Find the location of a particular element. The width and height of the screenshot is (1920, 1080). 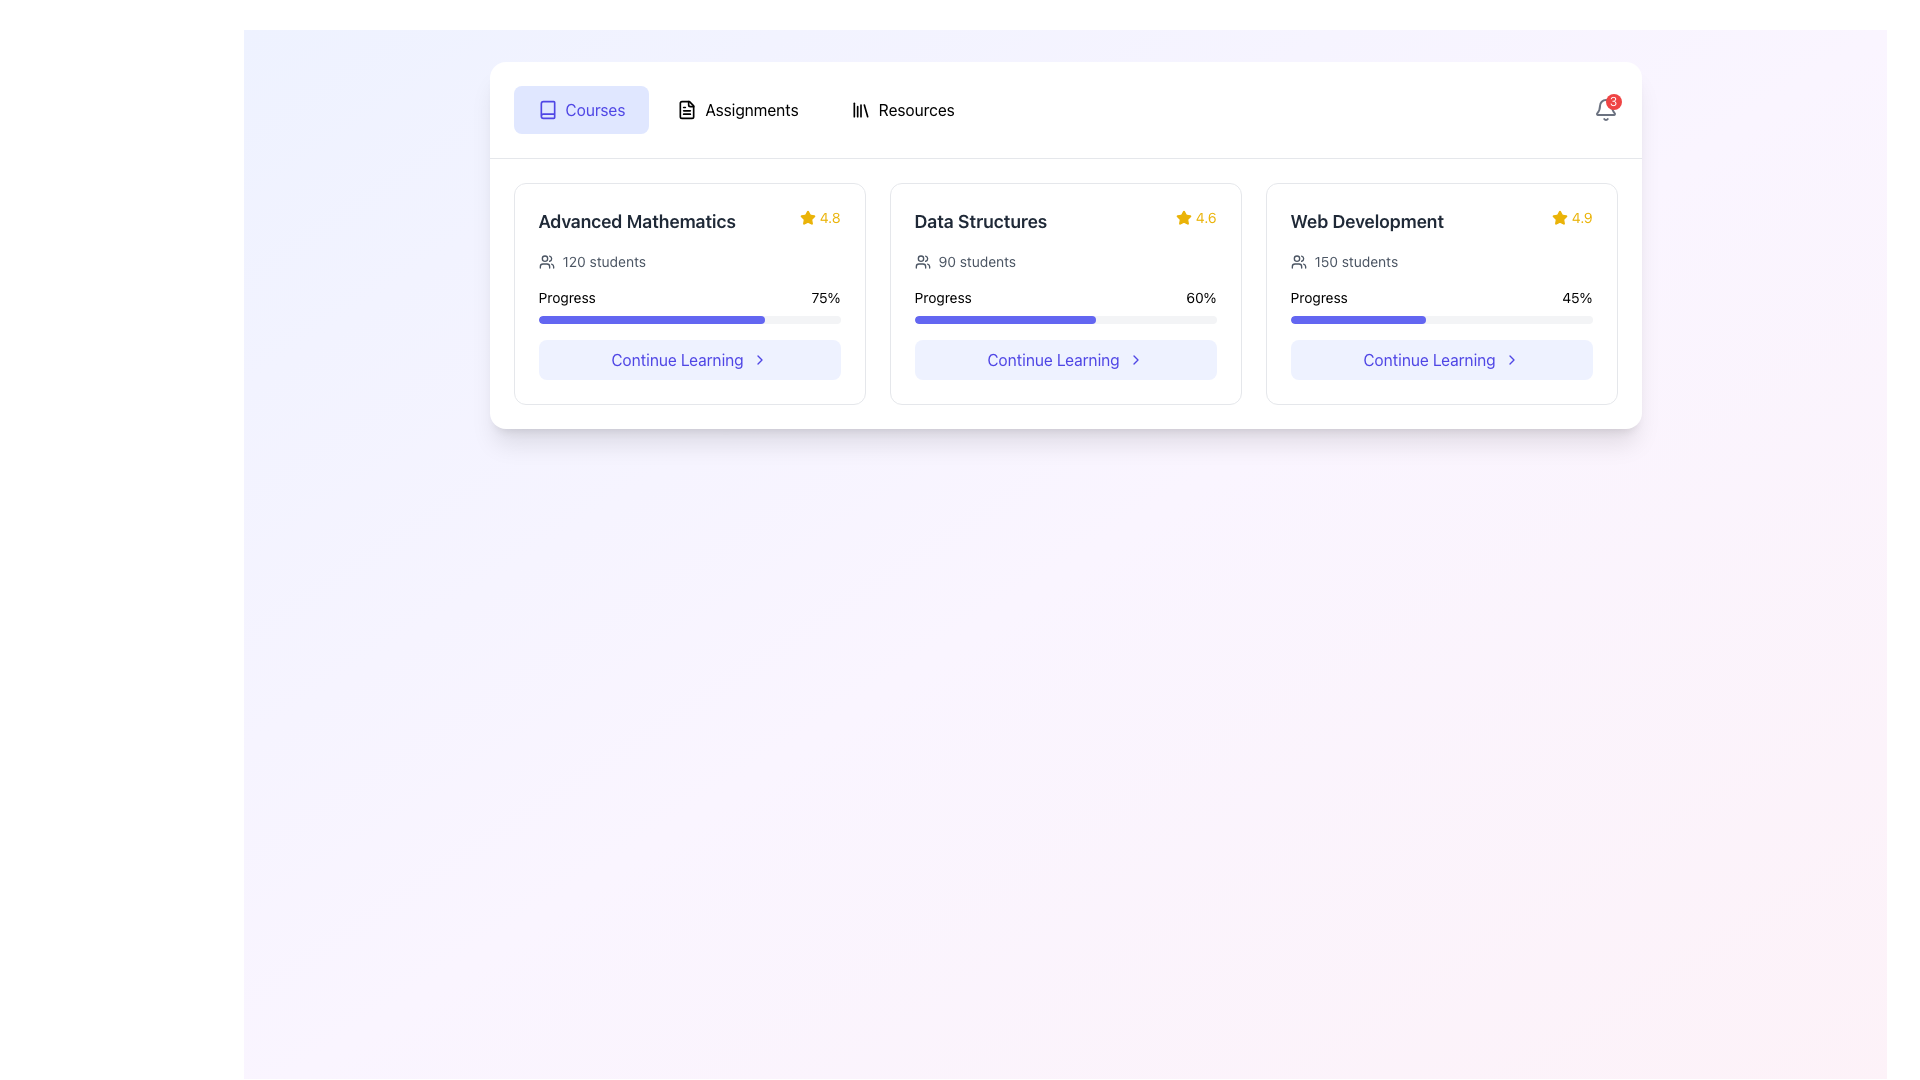

the SVG icon styled as a book symbol located to the left of the 'Courses' button with a purple background is located at coordinates (547, 110).